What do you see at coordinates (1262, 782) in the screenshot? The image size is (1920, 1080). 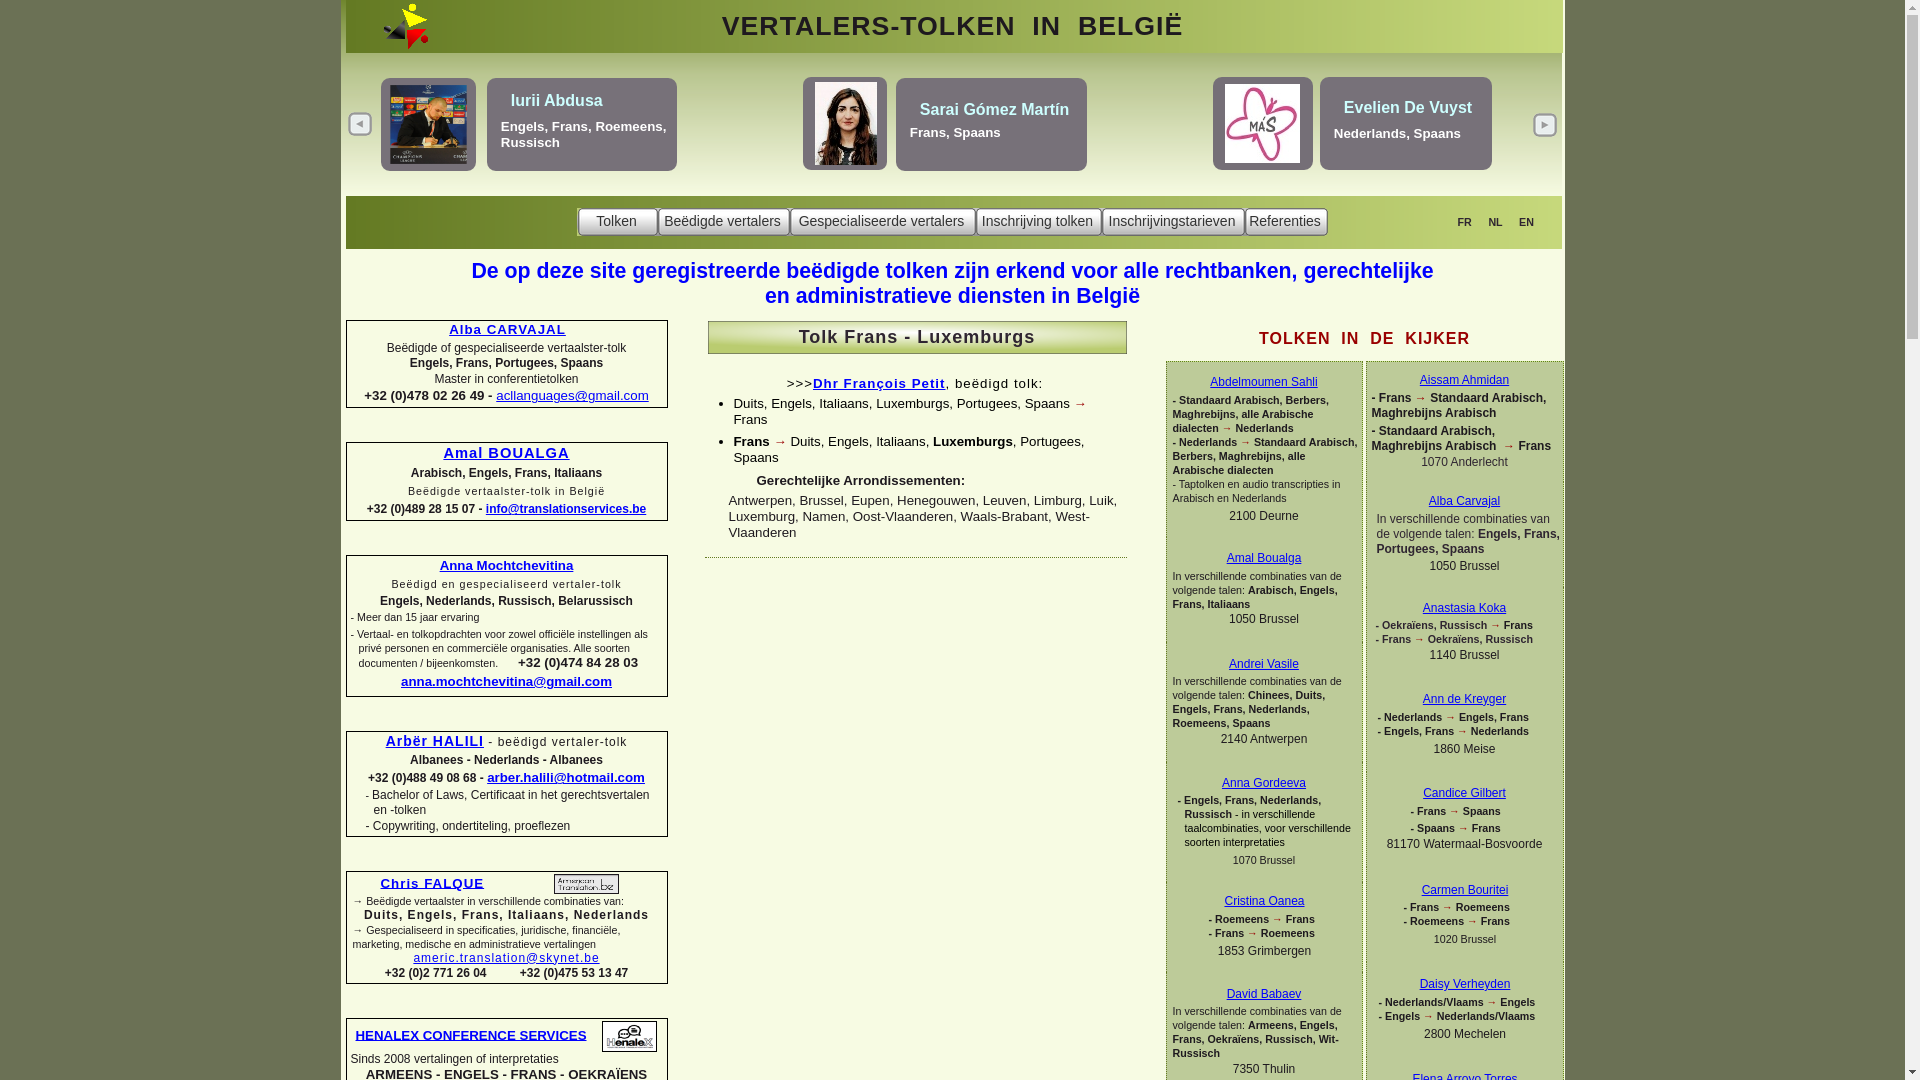 I see `'Anna Gordeeva'` at bounding box center [1262, 782].